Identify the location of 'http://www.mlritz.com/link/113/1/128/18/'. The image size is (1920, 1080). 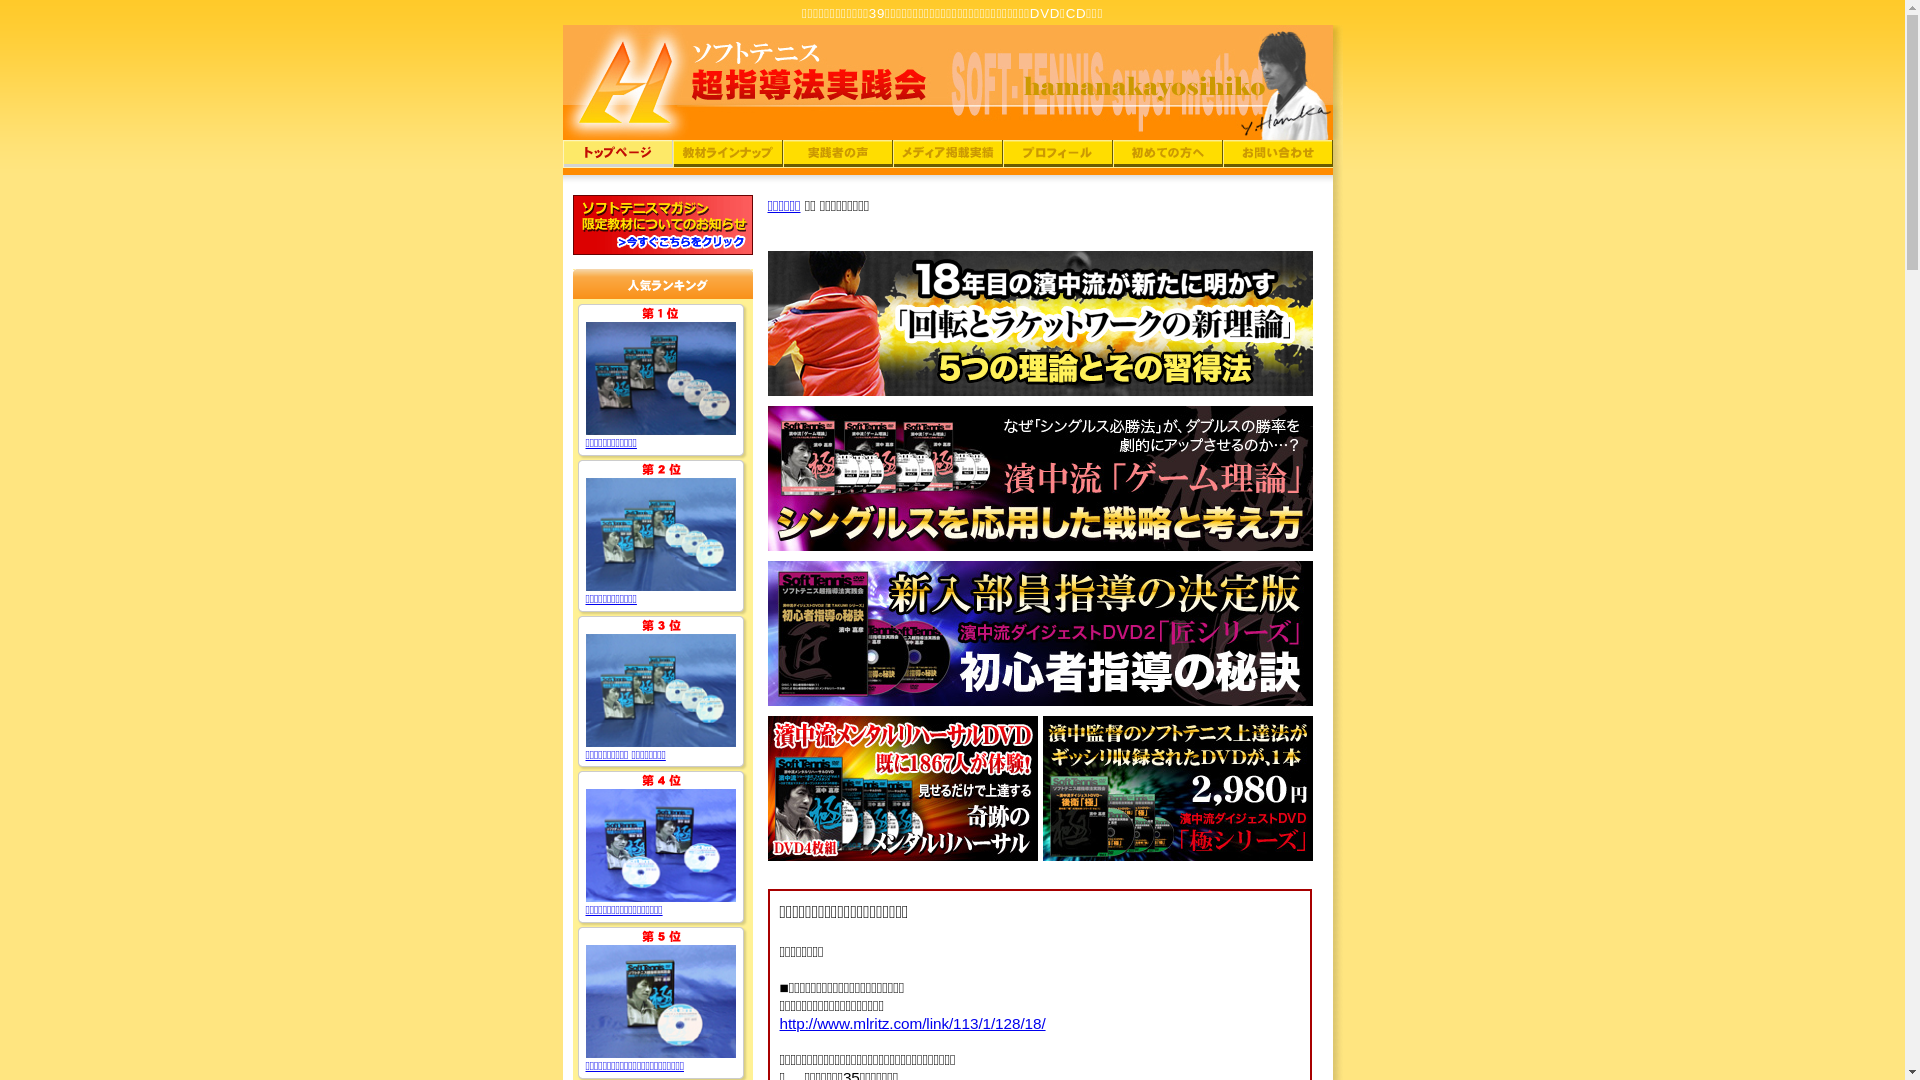
(911, 1023).